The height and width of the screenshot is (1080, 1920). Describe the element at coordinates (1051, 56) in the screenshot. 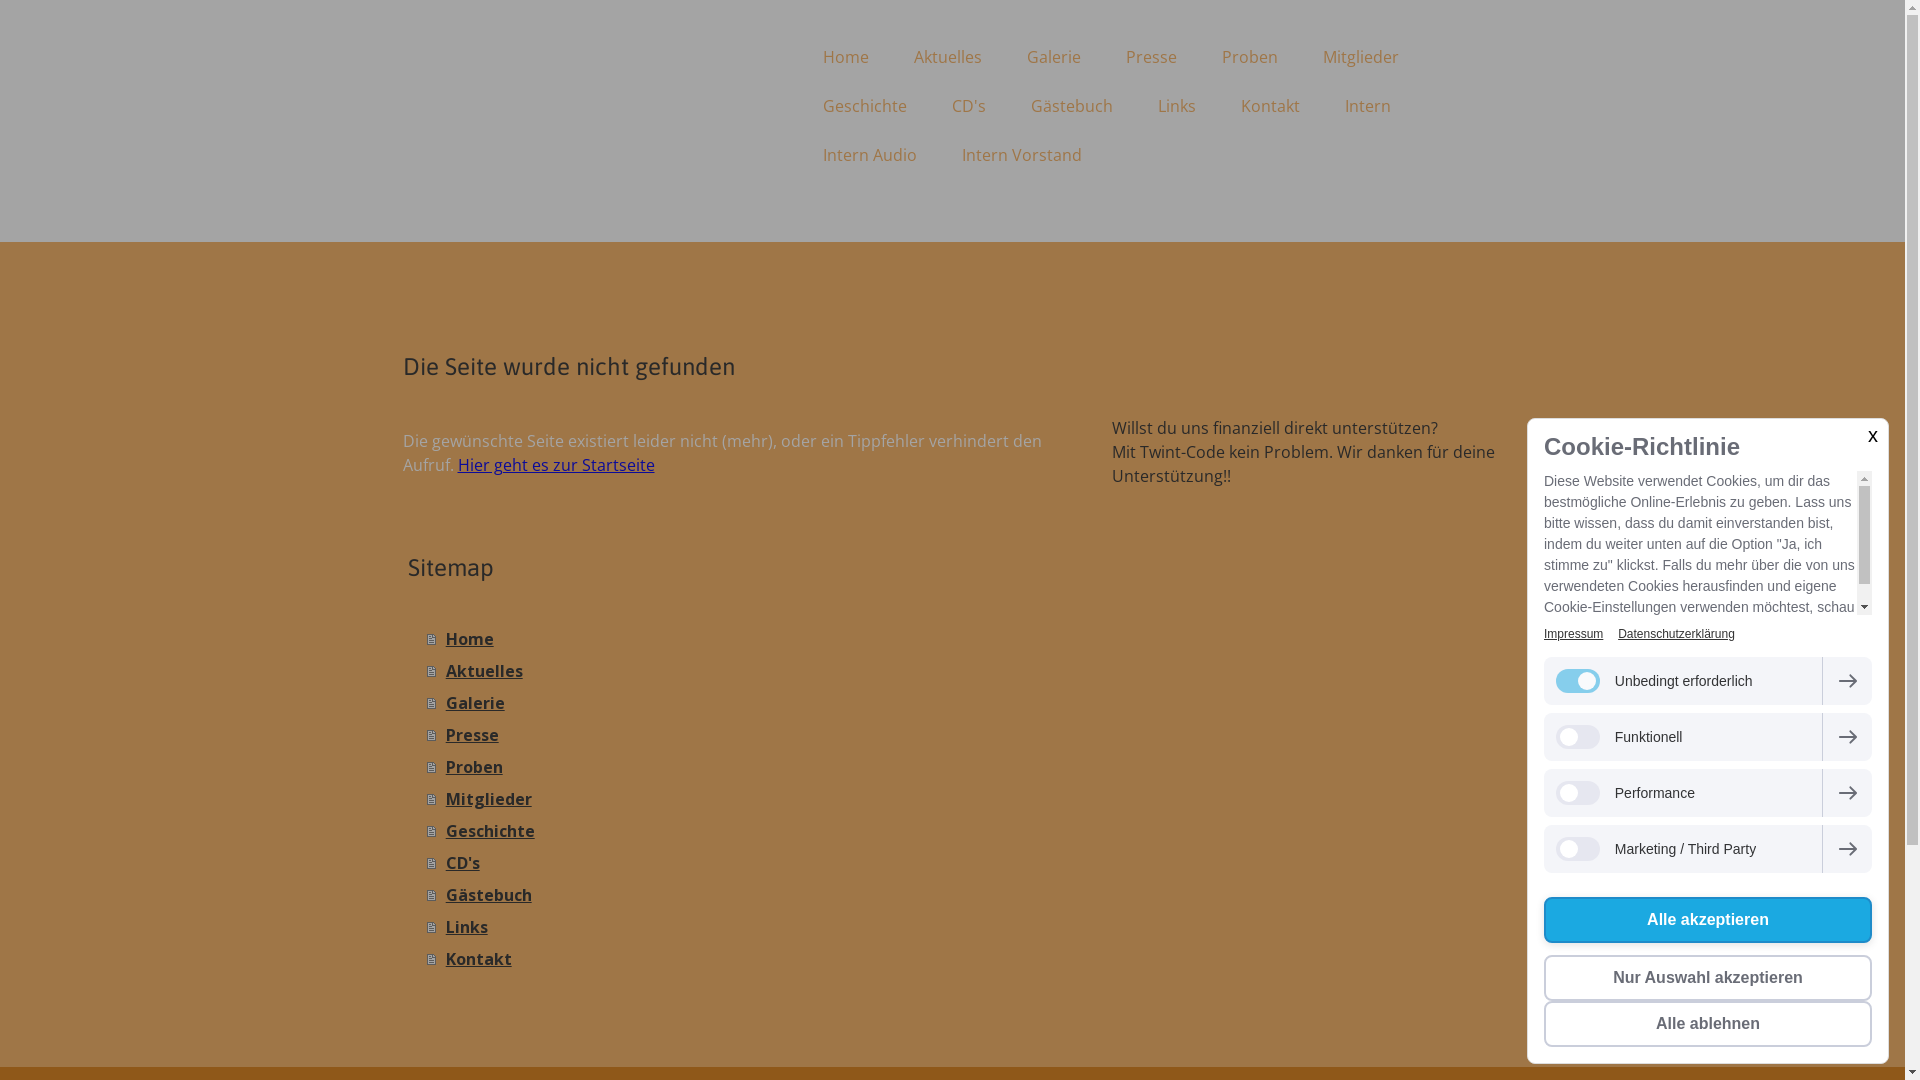

I see `'Galerie'` at that location.